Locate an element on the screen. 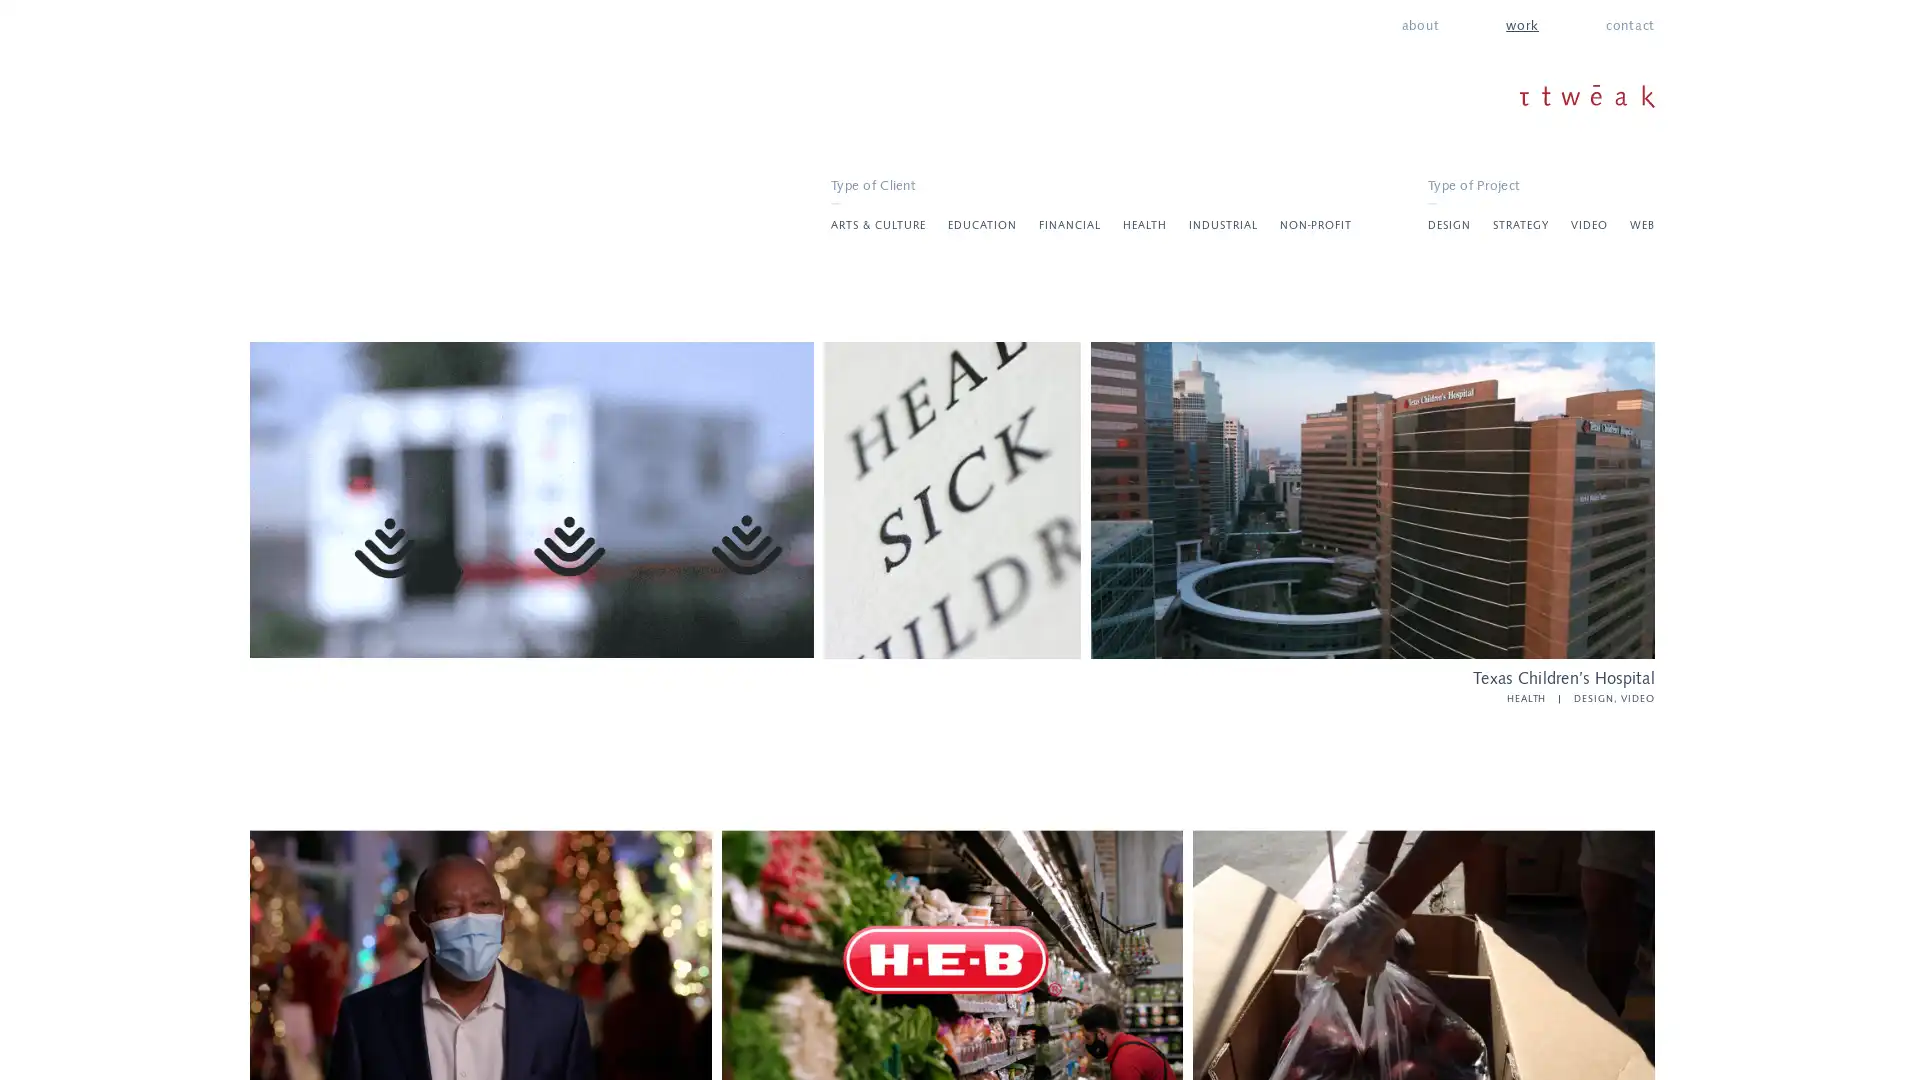  WEB is located at coordinates (1642, 225).